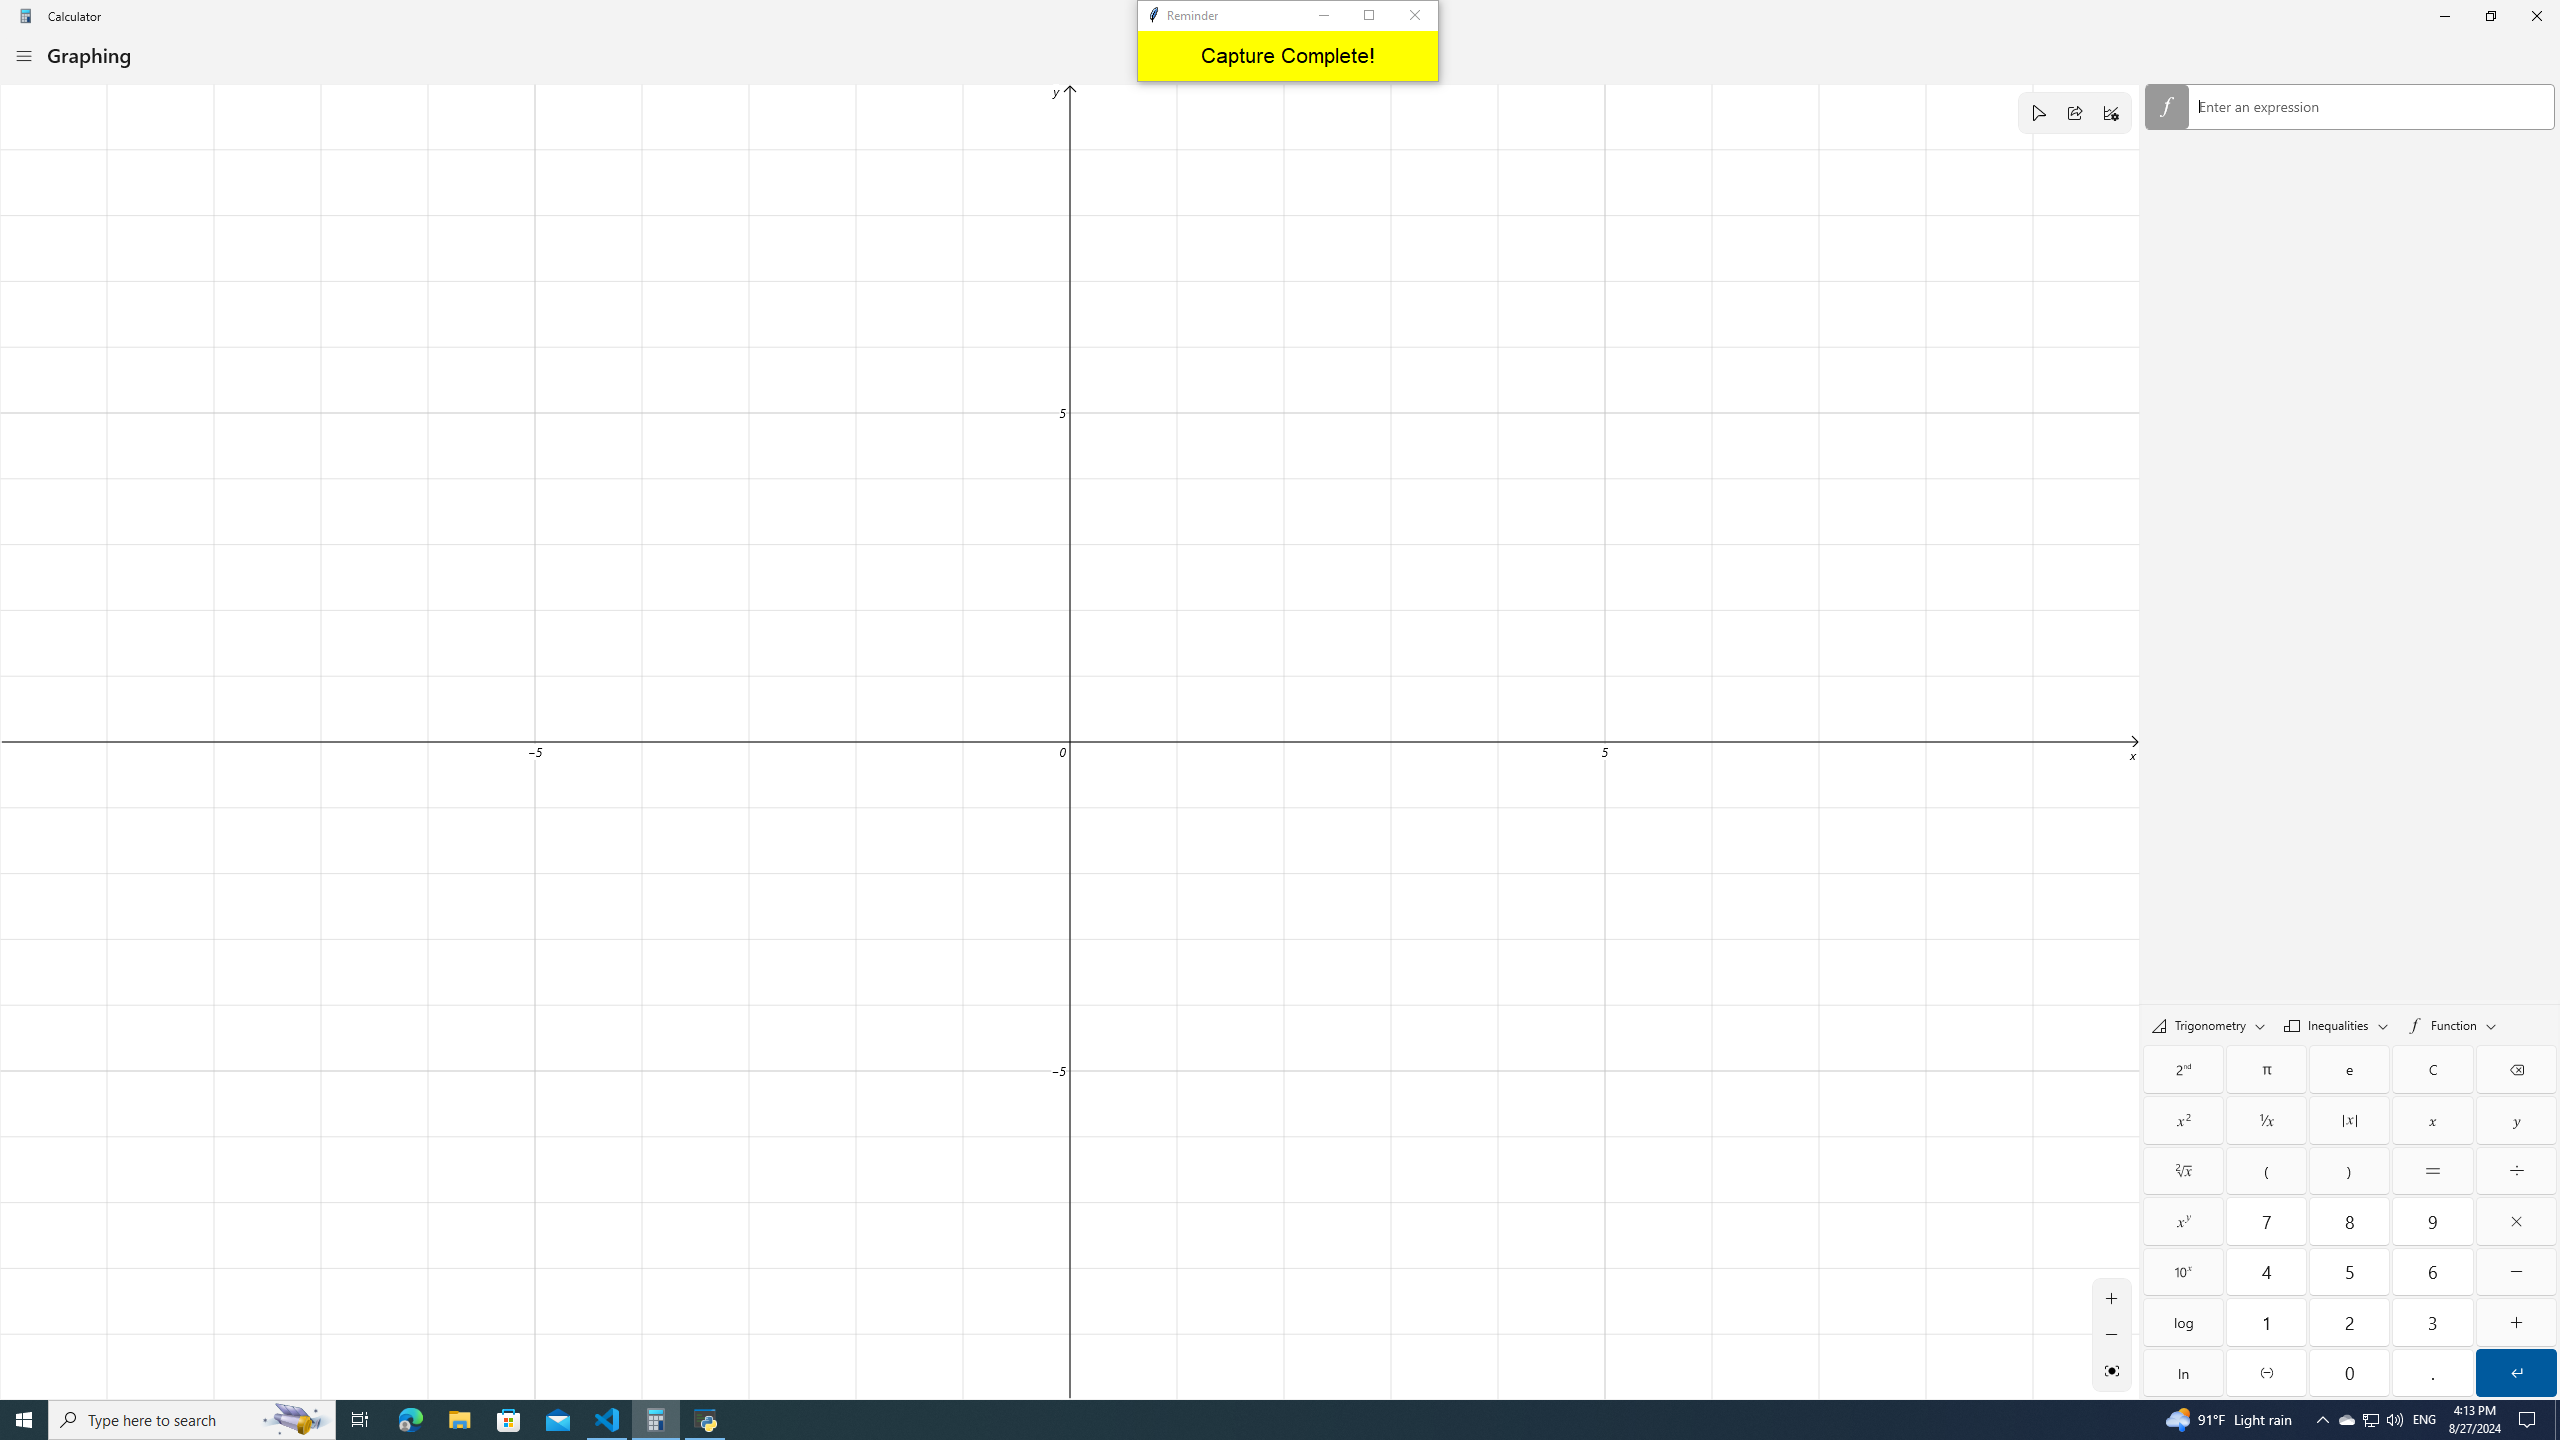 The height and width of the screenshot is (1440, 2560). I want to click on 'Close Calculator', so click(2535, 15).